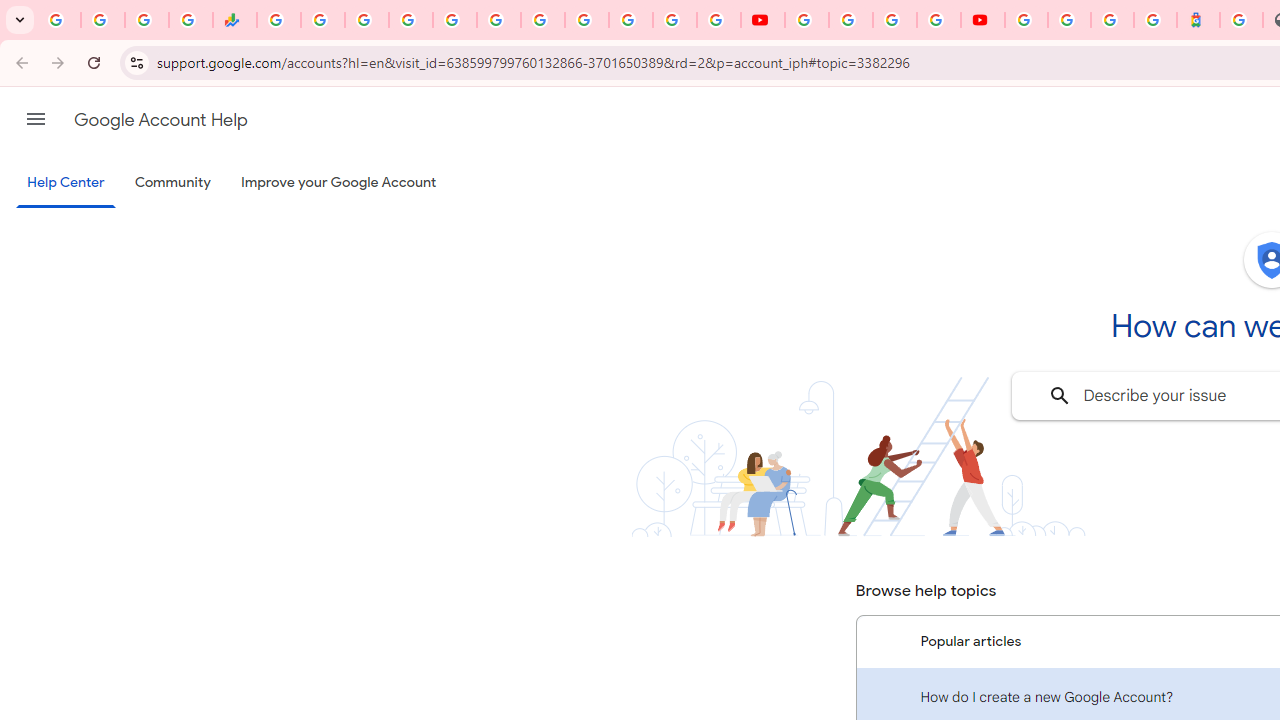 The image size is (1280, 720). What do you see at coordinates (160, 119) in the screenshot?
I see `'Google Account Help'` at bounding box center [160, 119].